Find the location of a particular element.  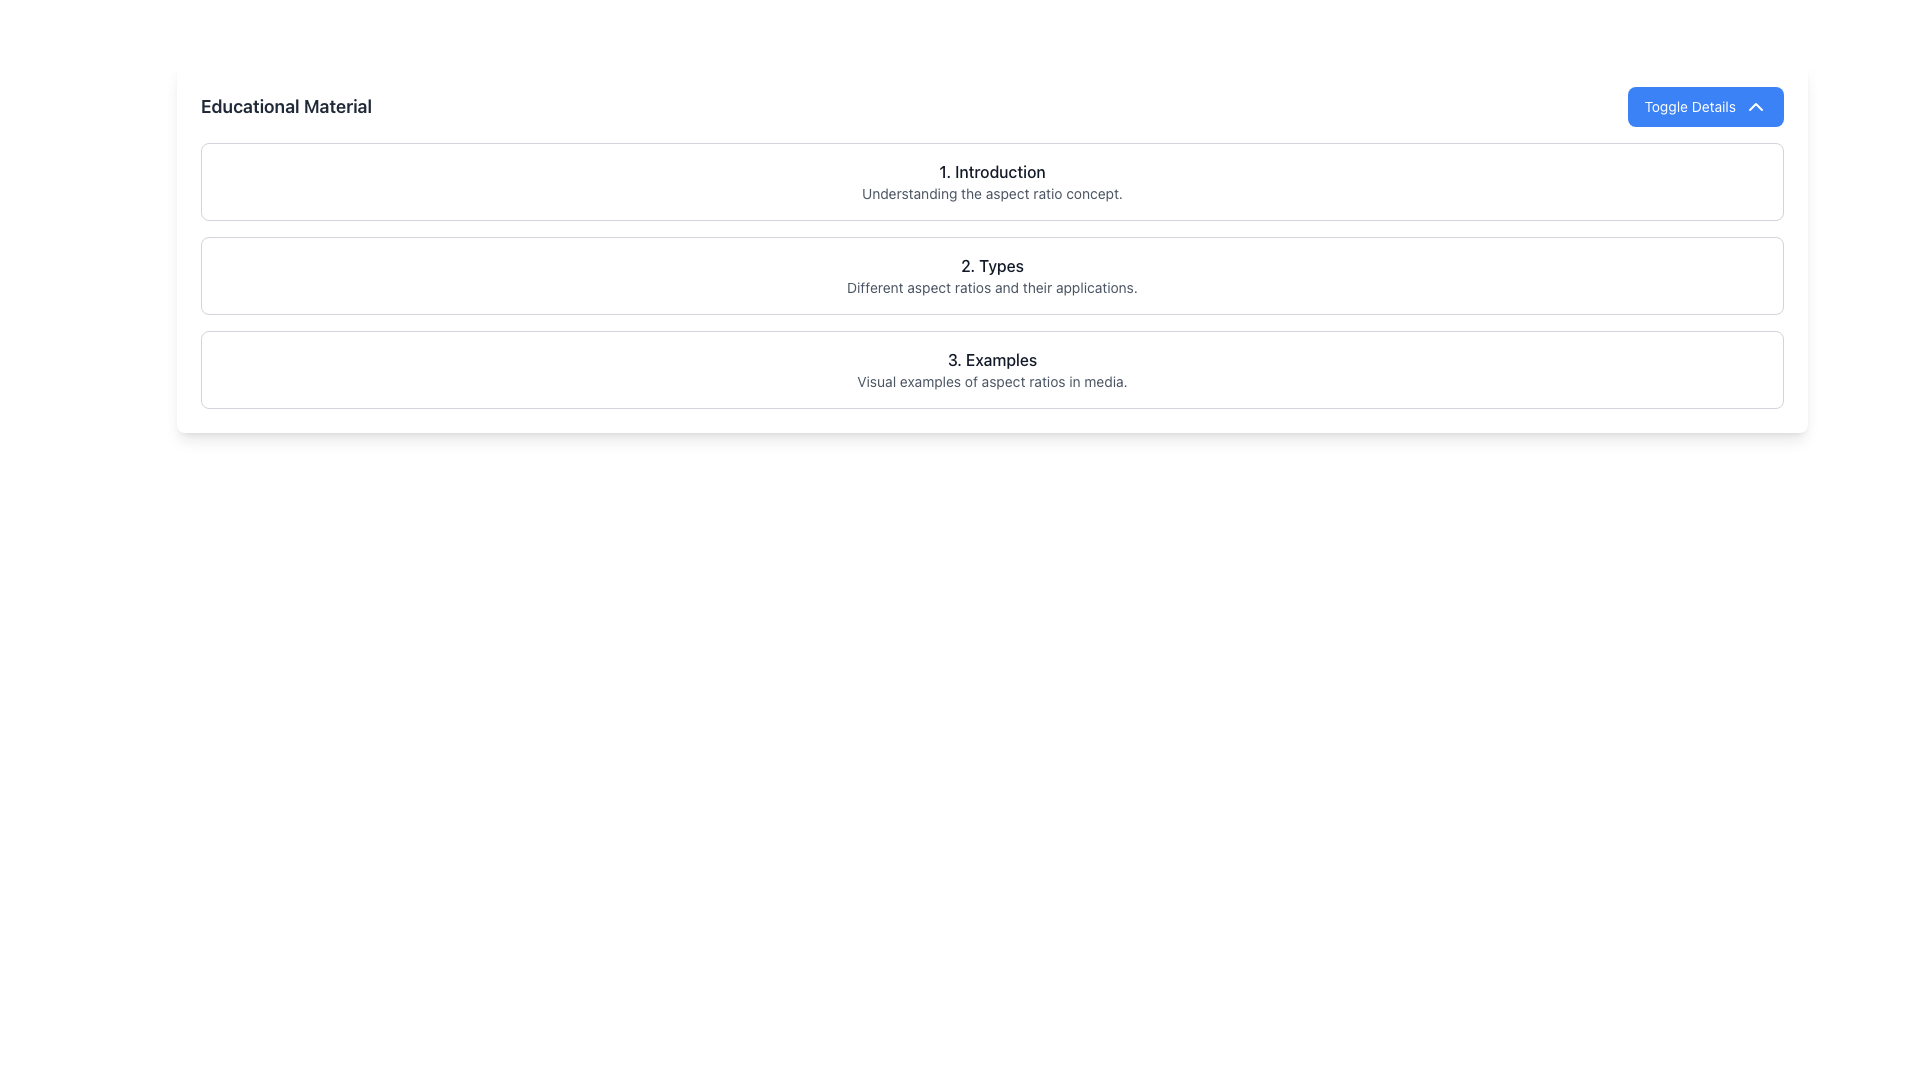

the text heading '1. Introduction' with the subtext 'Understanding the aspect ratio concept.' which is the first entry in a vertically stacked list, located at the top of the interface is located at coordinates (992, 181).